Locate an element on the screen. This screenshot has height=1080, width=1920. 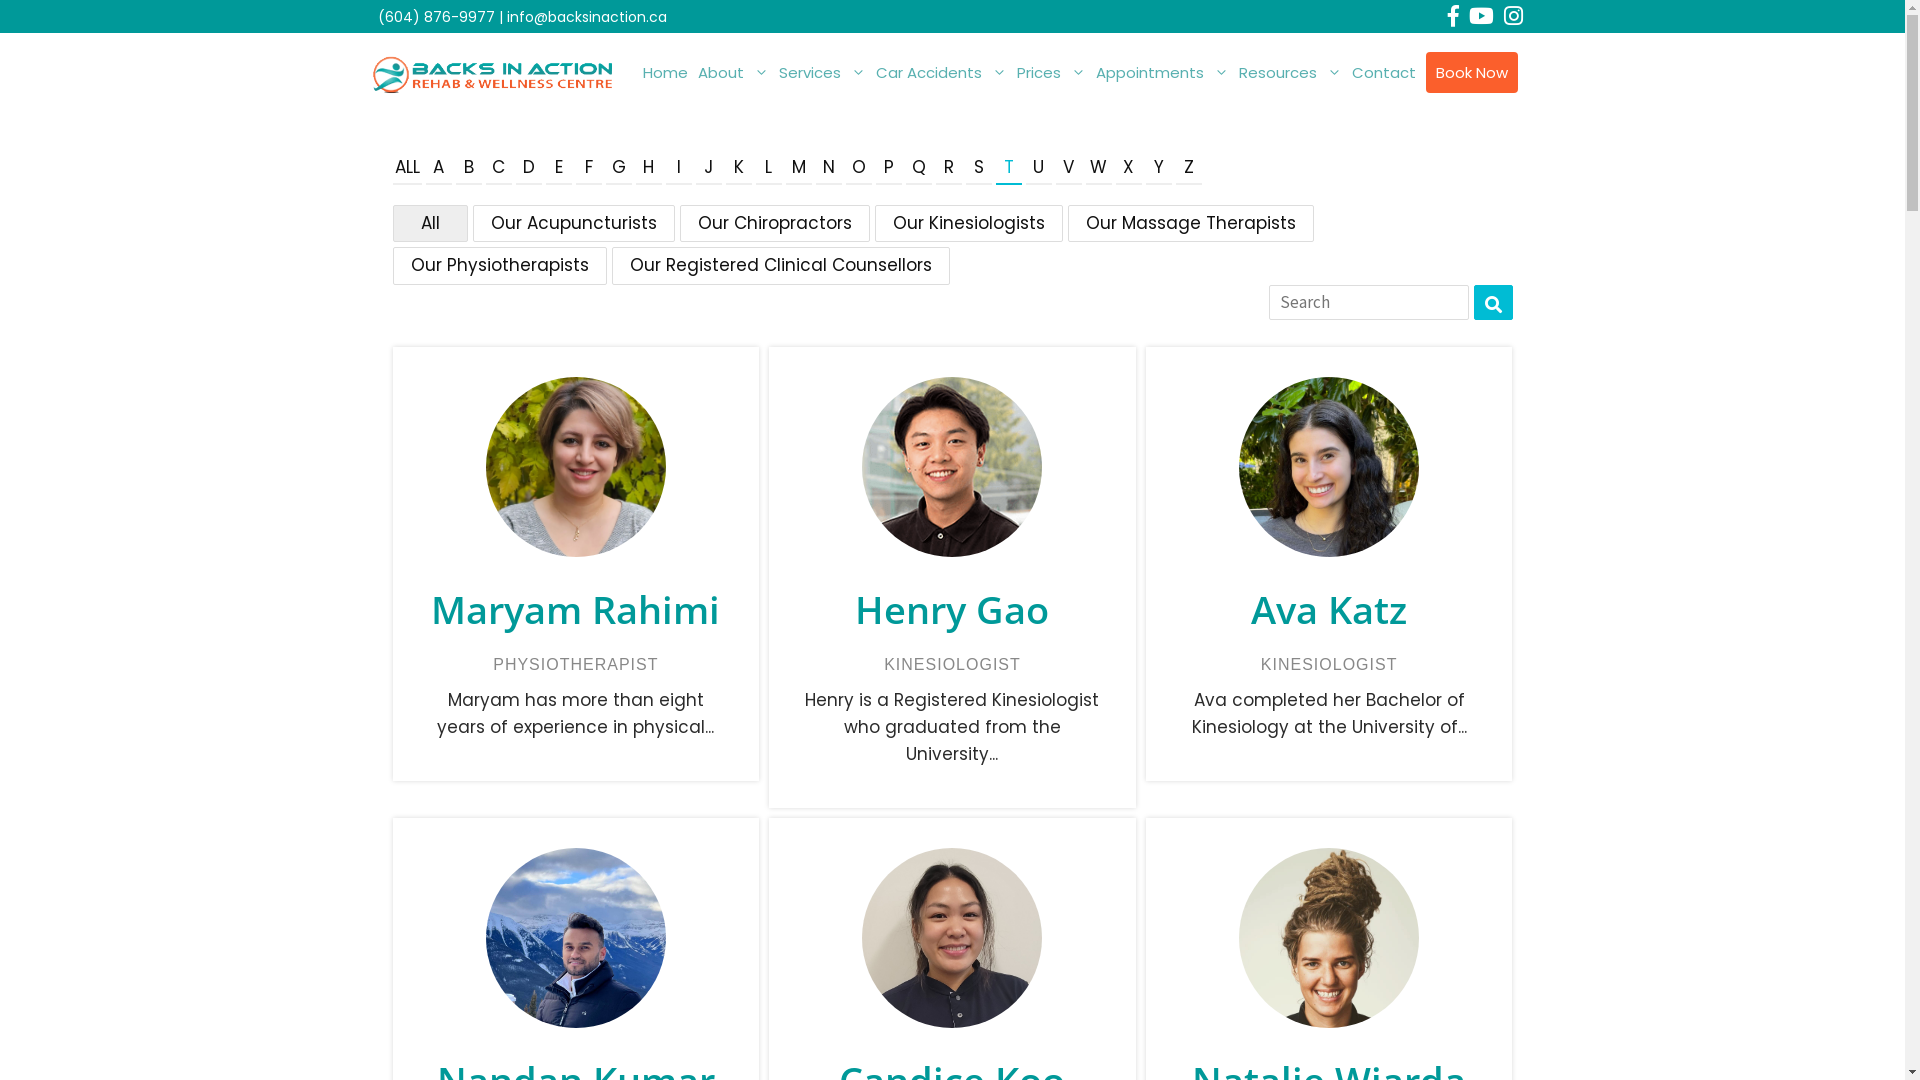
'Resources' is located at coordinates (1290, 72).